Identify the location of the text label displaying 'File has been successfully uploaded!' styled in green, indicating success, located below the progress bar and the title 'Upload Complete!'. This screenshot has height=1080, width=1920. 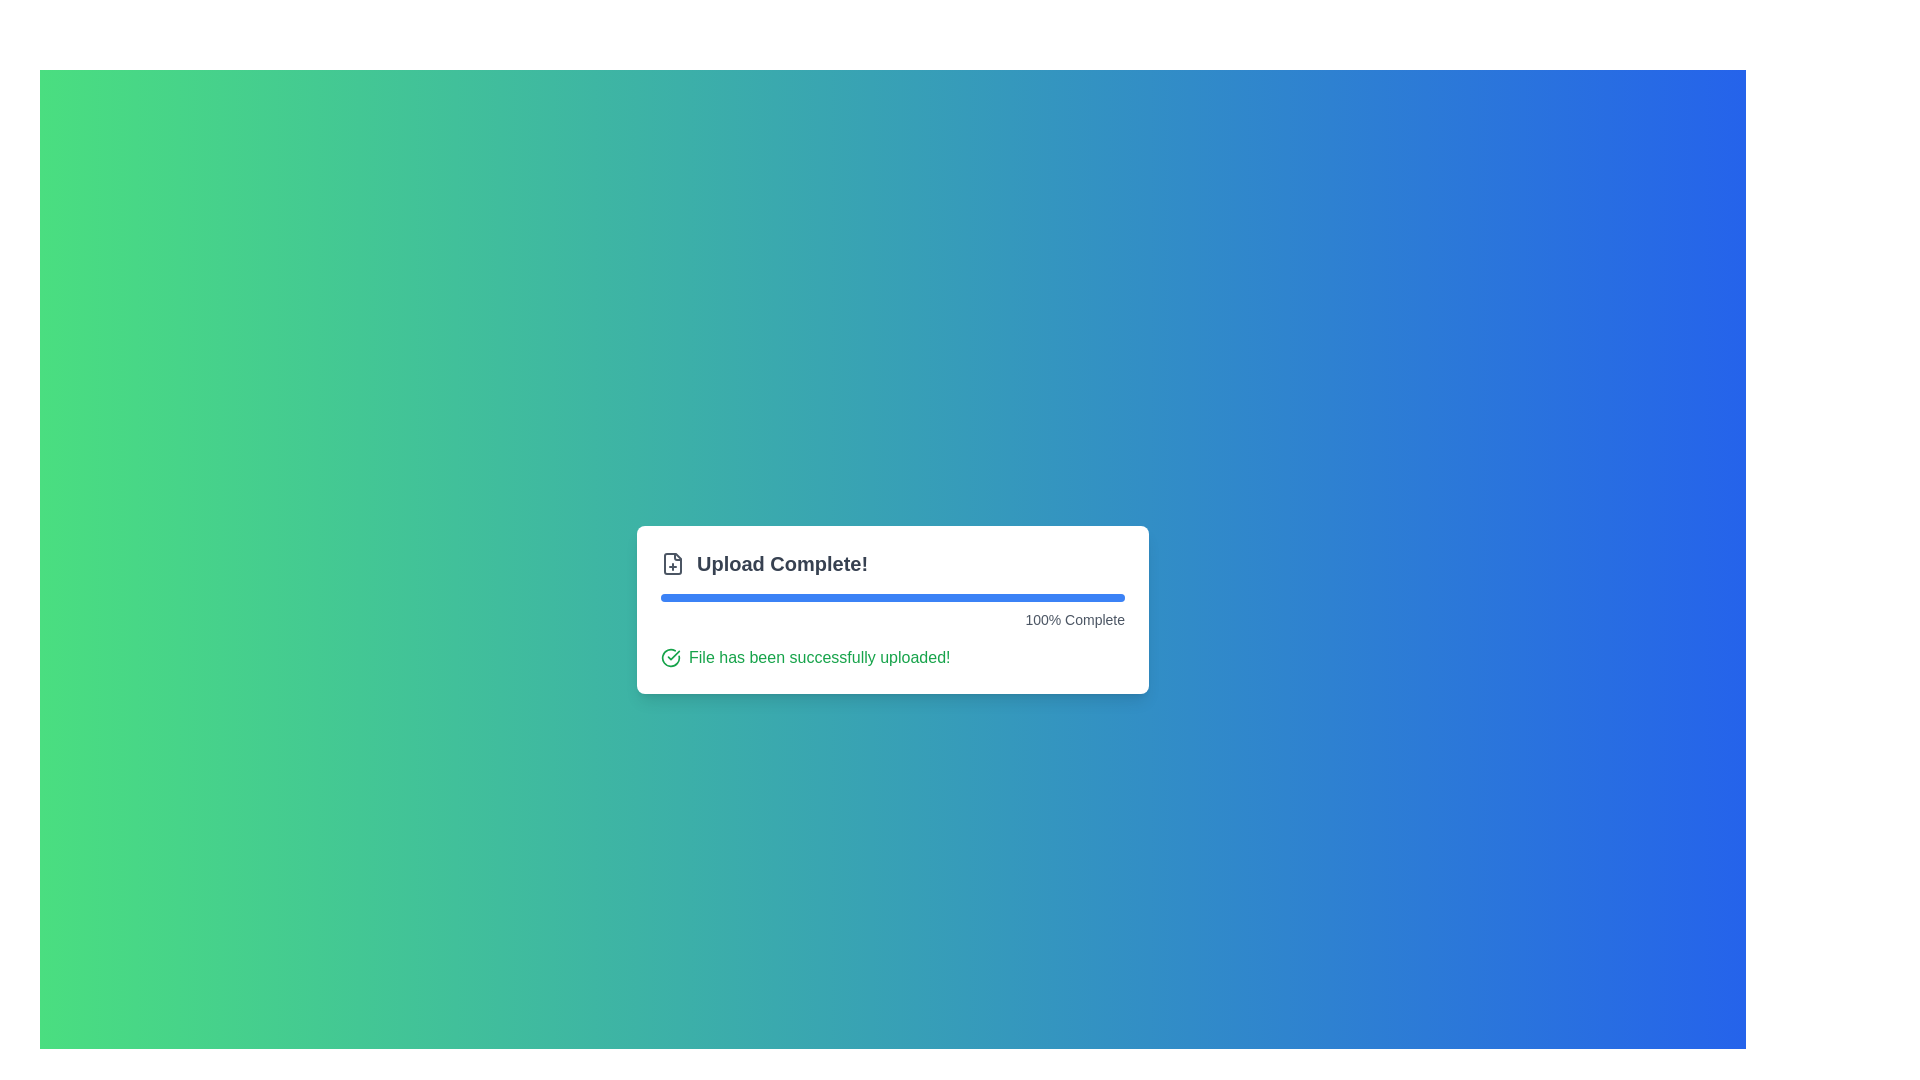
(819, 658).